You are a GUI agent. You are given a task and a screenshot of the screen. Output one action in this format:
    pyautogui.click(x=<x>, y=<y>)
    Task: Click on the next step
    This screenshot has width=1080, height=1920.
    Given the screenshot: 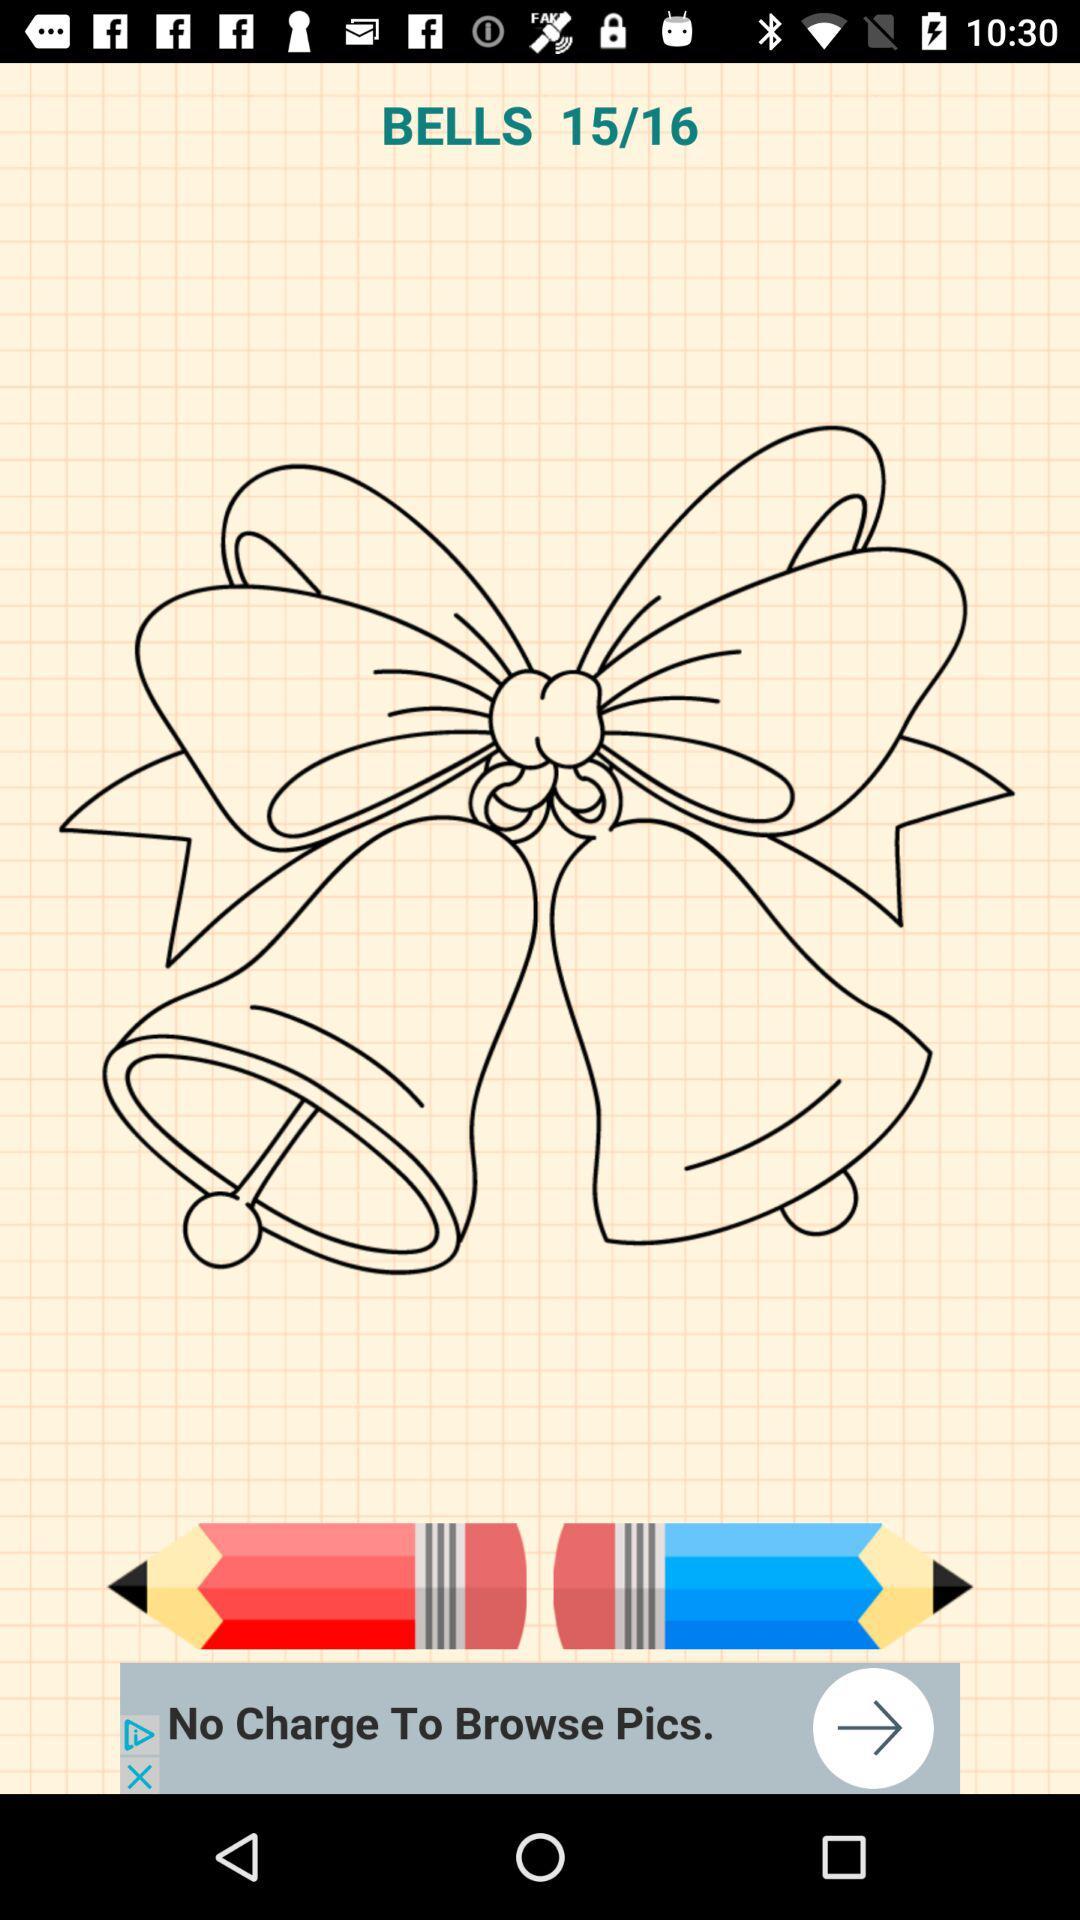 What is the action you would take?
    pyautogui.click(x=763, y=1585)
    